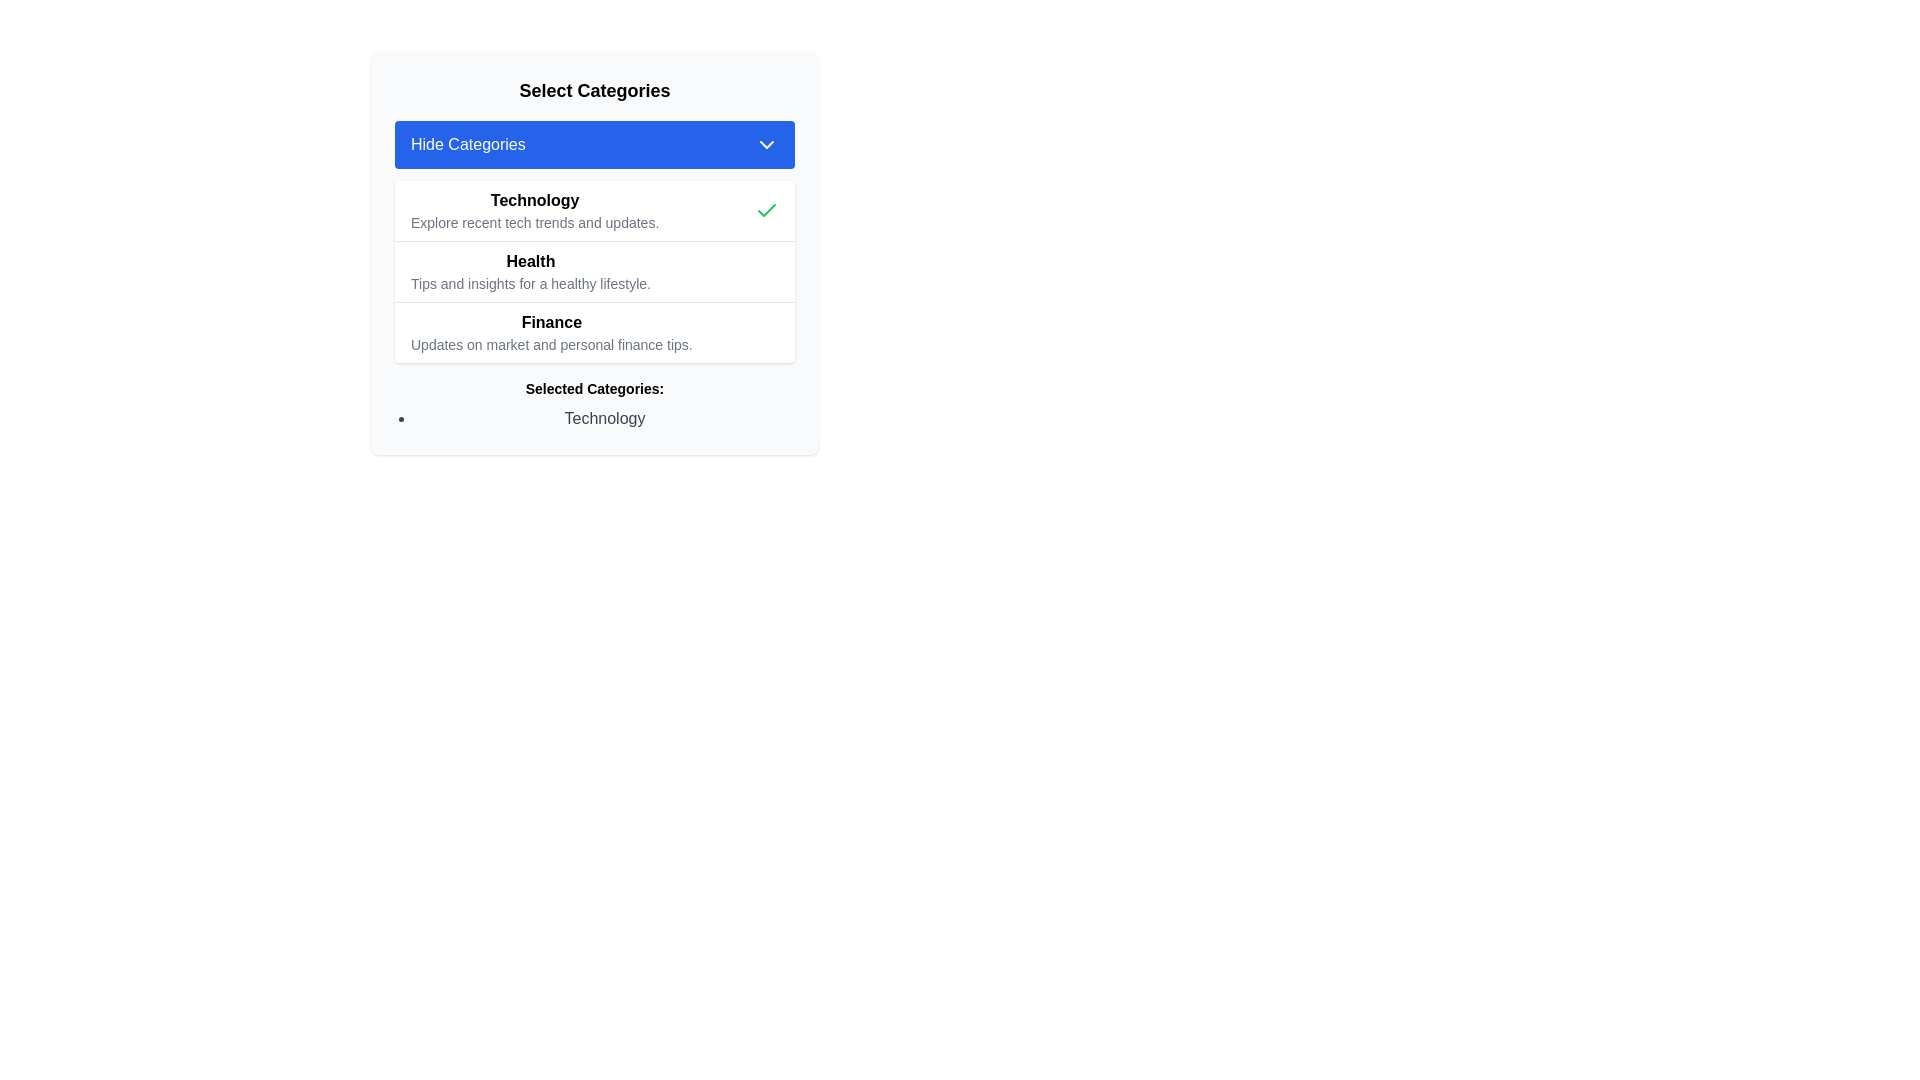  What do you see at coordinates (594, 272) in the screenshot?
I see `one of the categories ('Technology', 'Health', or 'Finance') within the vertically stacked panel labeled 'Select Categories'` at bounding box center [594, 272].